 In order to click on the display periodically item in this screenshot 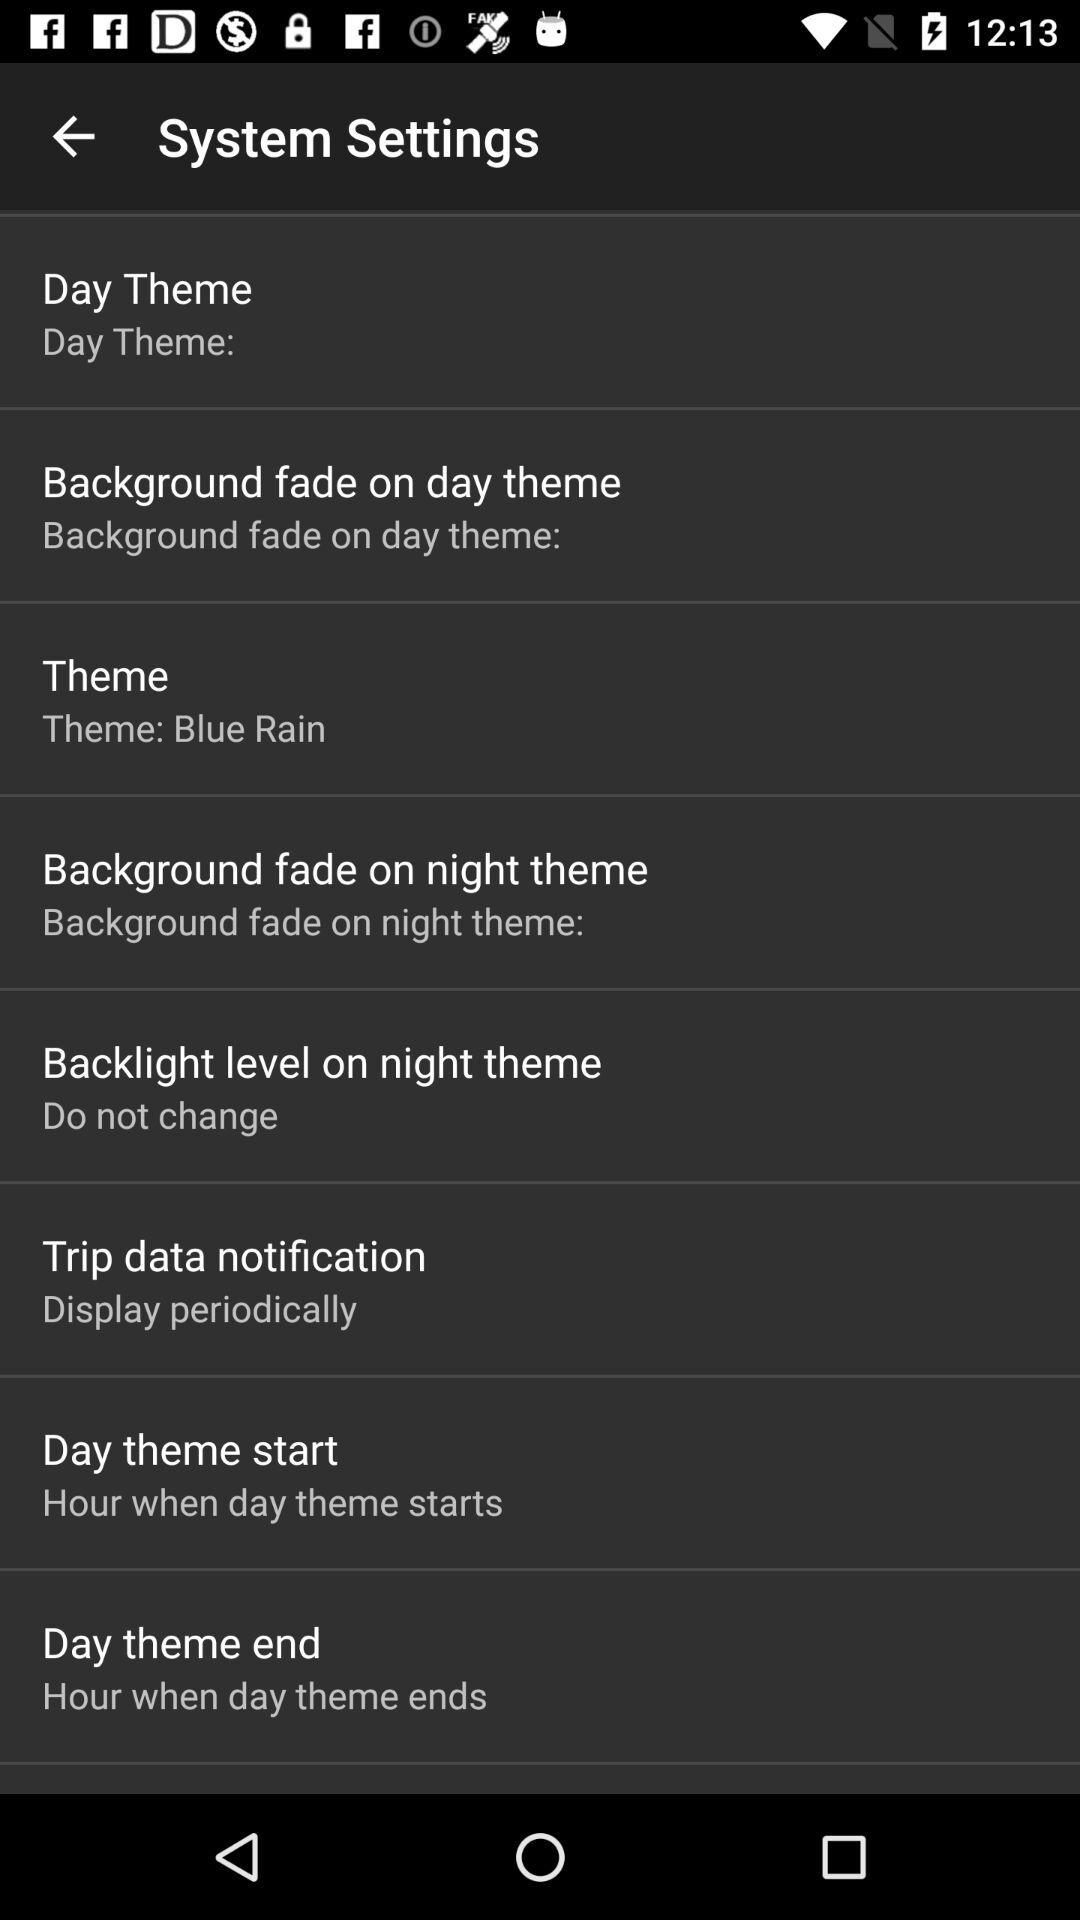, I will do `click(199, 1308)`.